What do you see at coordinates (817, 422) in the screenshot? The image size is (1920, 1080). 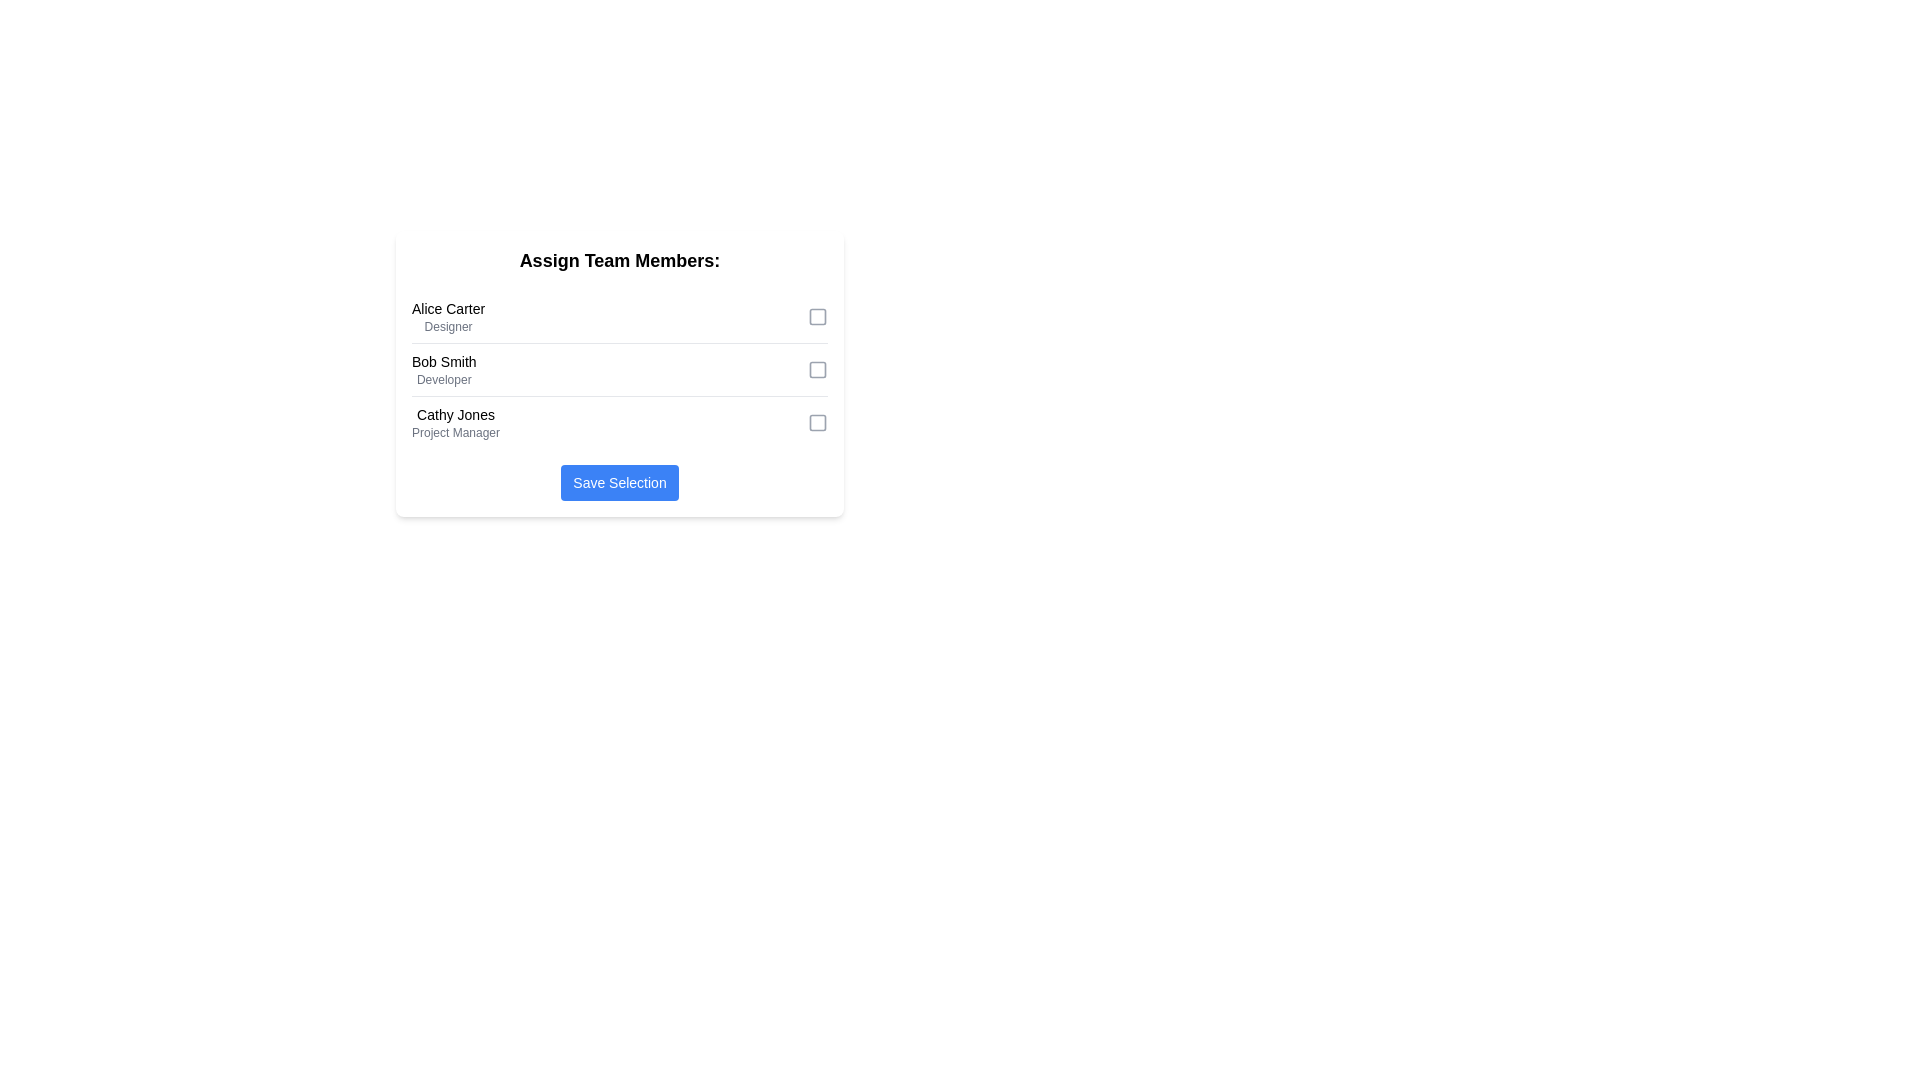 I see `the checkbox next to 'Cathy Jones'` at bounding box center [817, 422].